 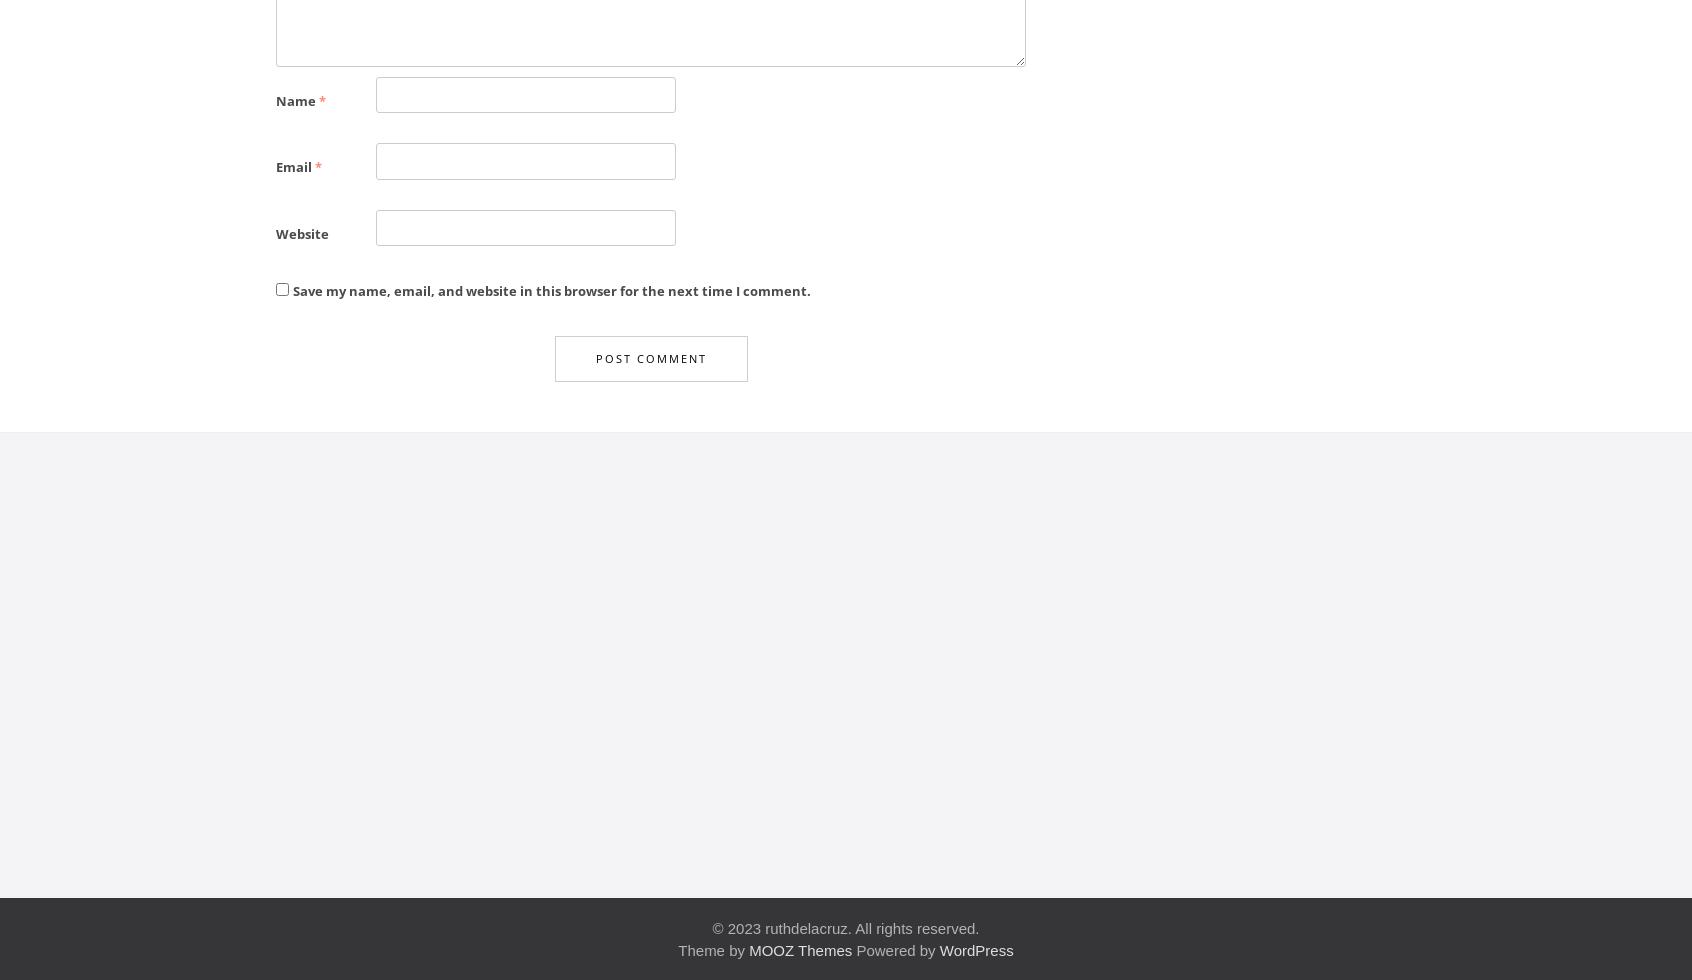 I want to click on 'Name', so click(x=296, y=99).